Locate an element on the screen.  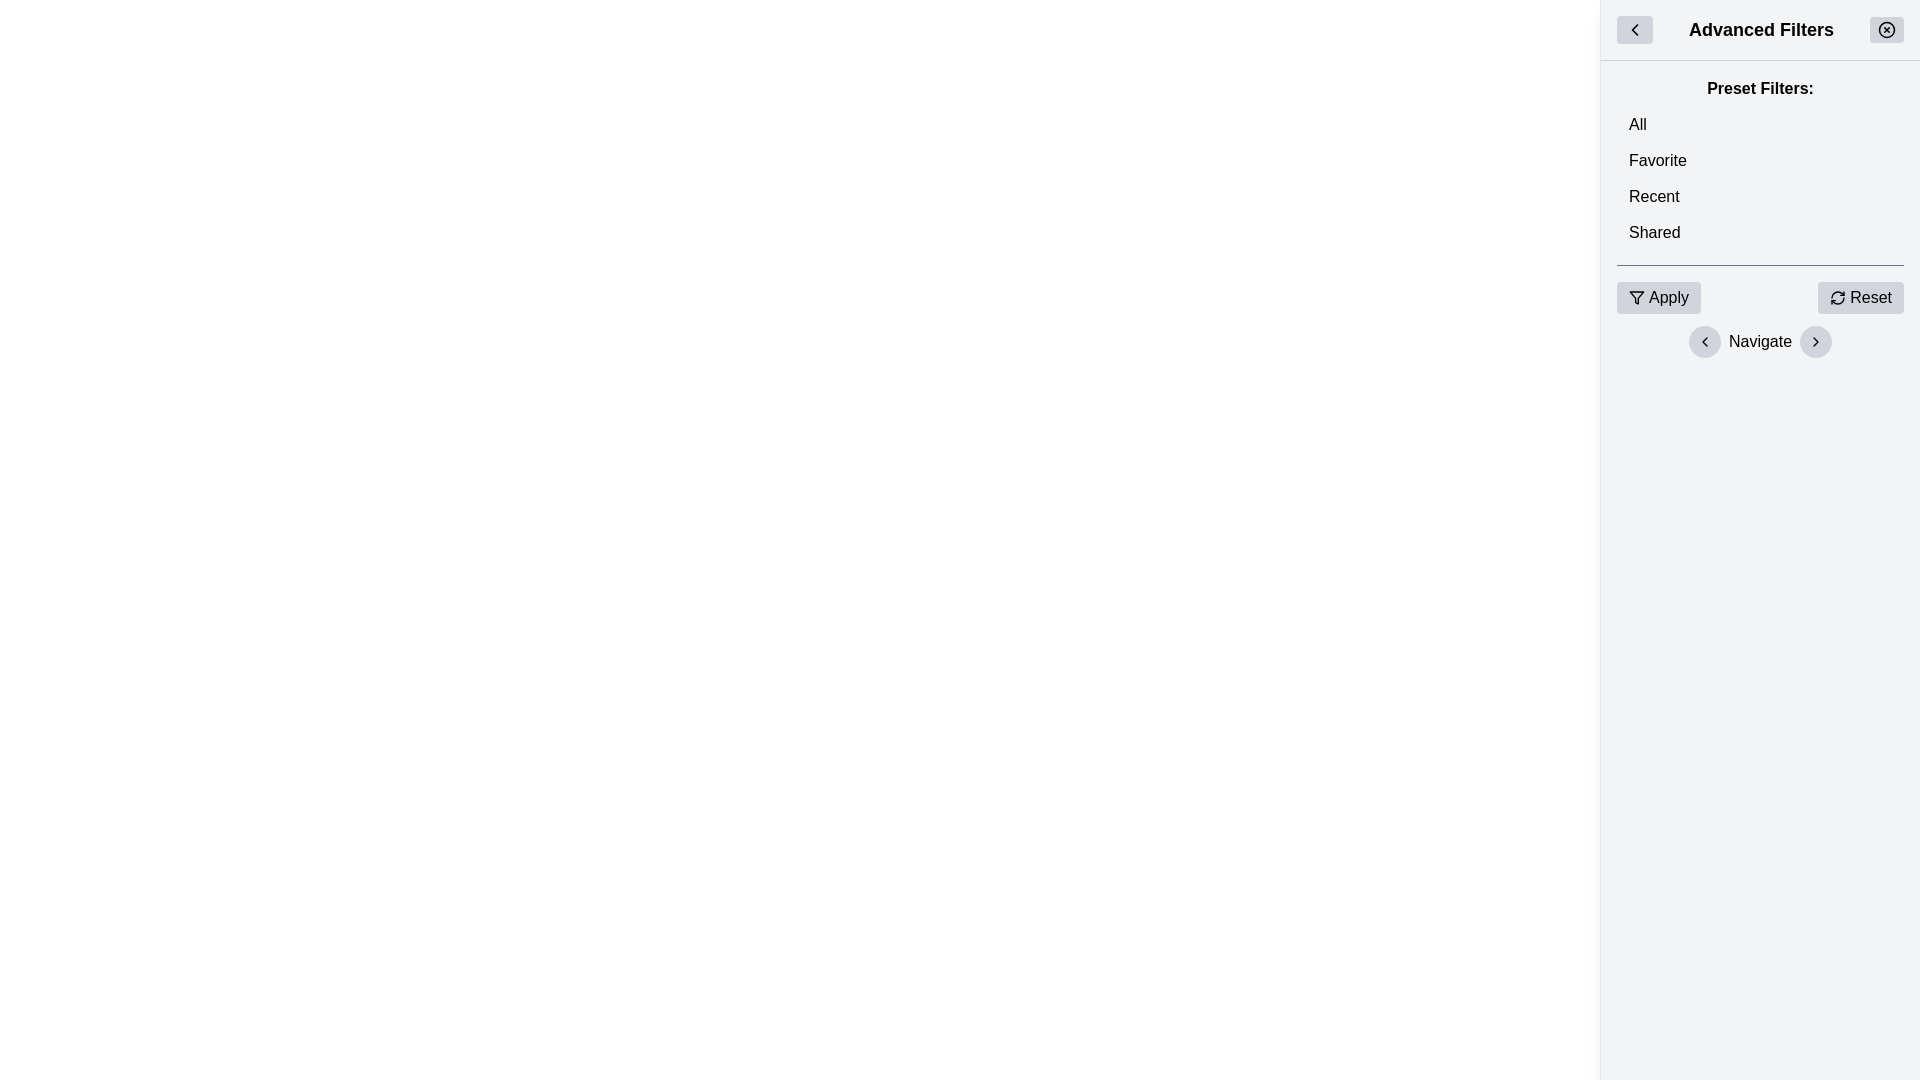
the right-facing chevron icon within the circular button located at the bottom right corner of the 'Navigate' section is located at coordinates (1816, 341).